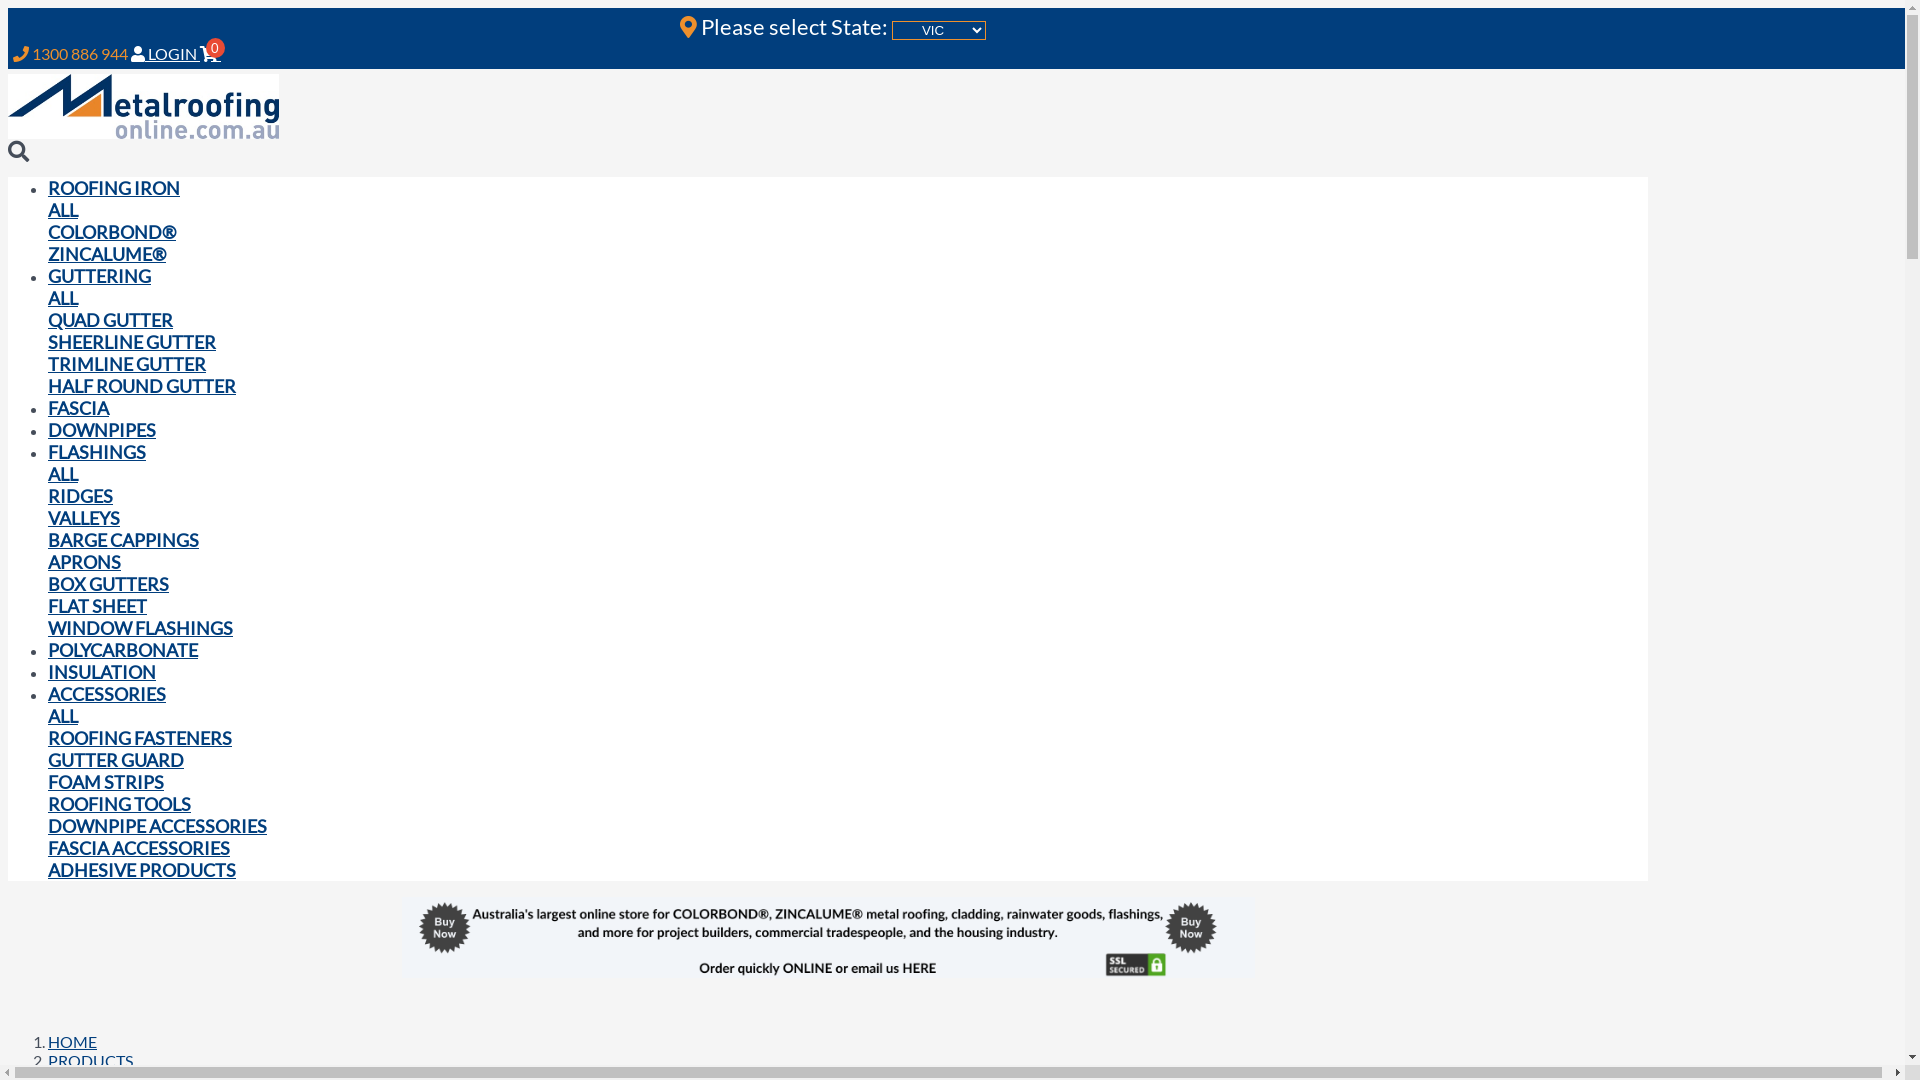 The height and width of the screenshot is (1080, 1920). Describe the element at coordinates (95, 451) in the screenshot. I see `'FLASHINGS'` at that location.